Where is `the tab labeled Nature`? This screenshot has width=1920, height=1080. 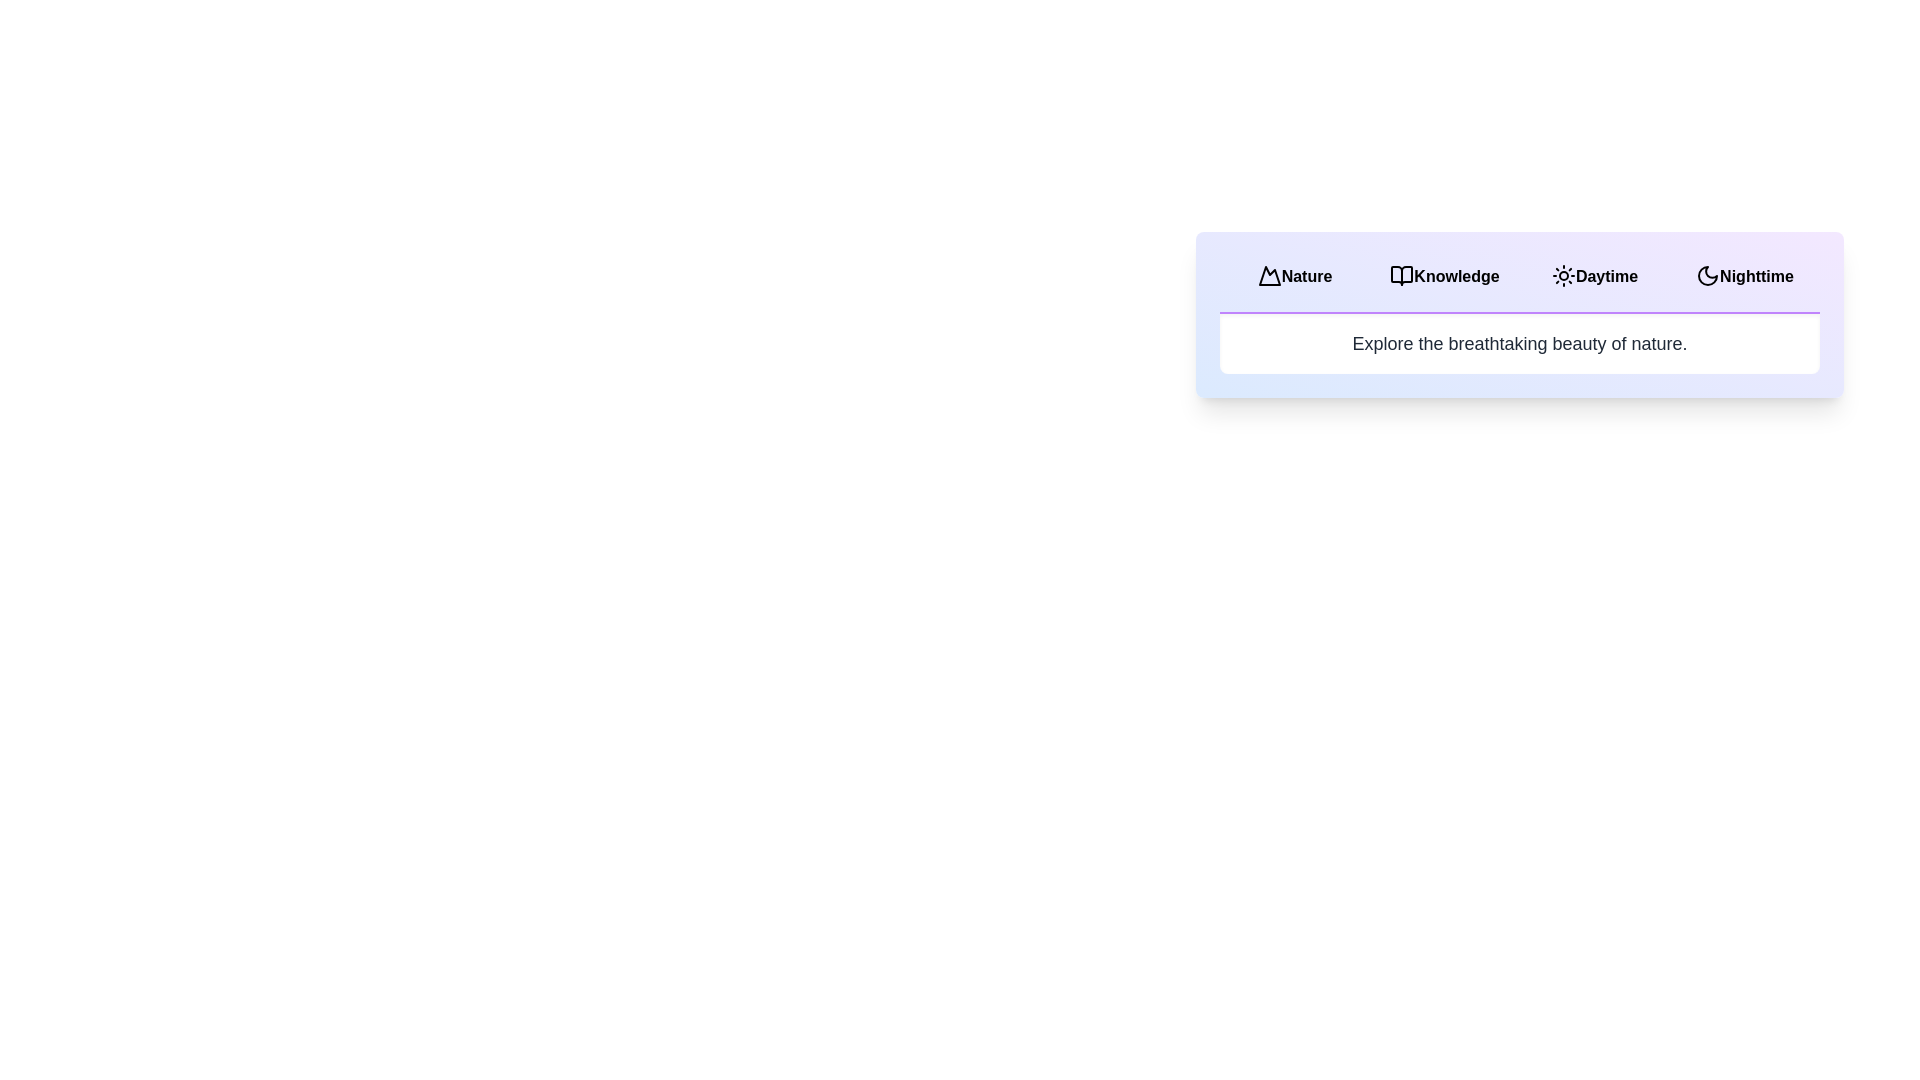 the tab labeled Nature is located at coordinates (1295, 277).